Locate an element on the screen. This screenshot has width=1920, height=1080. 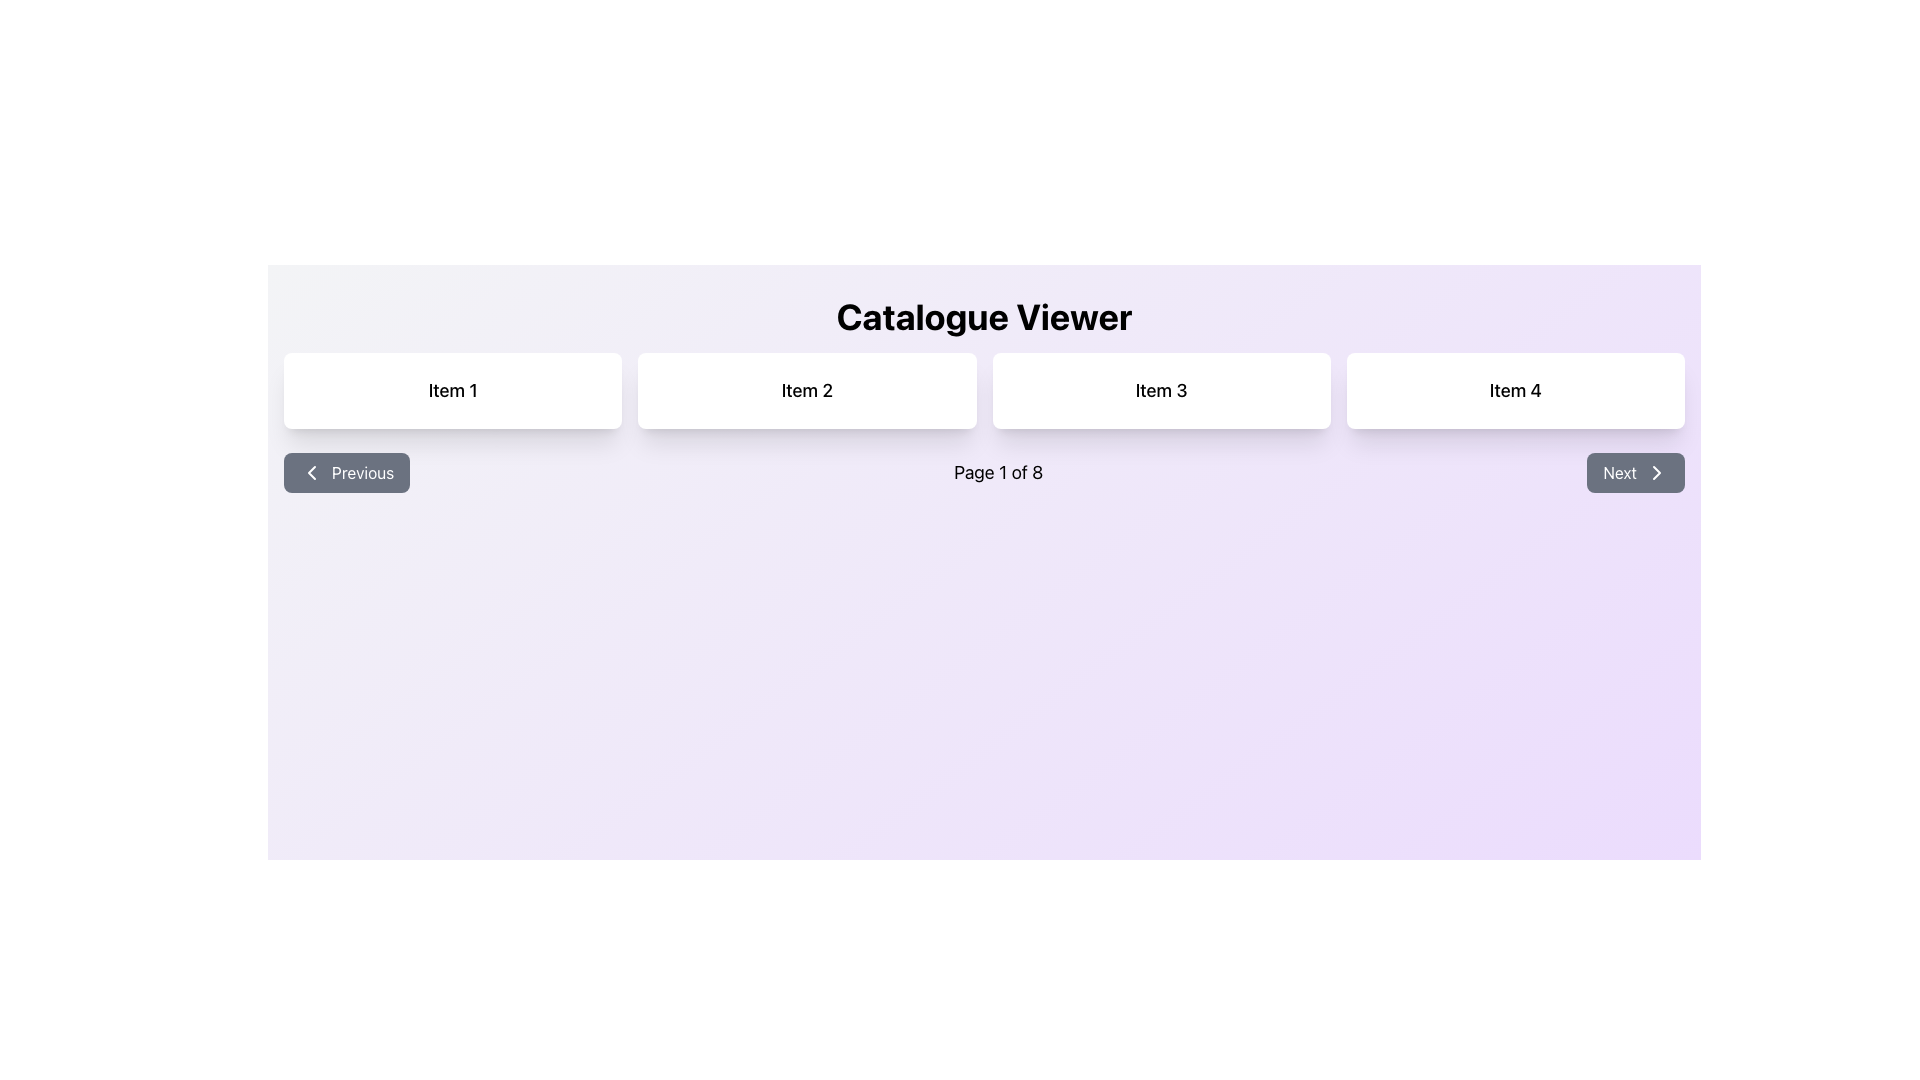
Card element that contains the text 'Item 3', which is the third item in a grid layout is located at coordinates (1161, 390).